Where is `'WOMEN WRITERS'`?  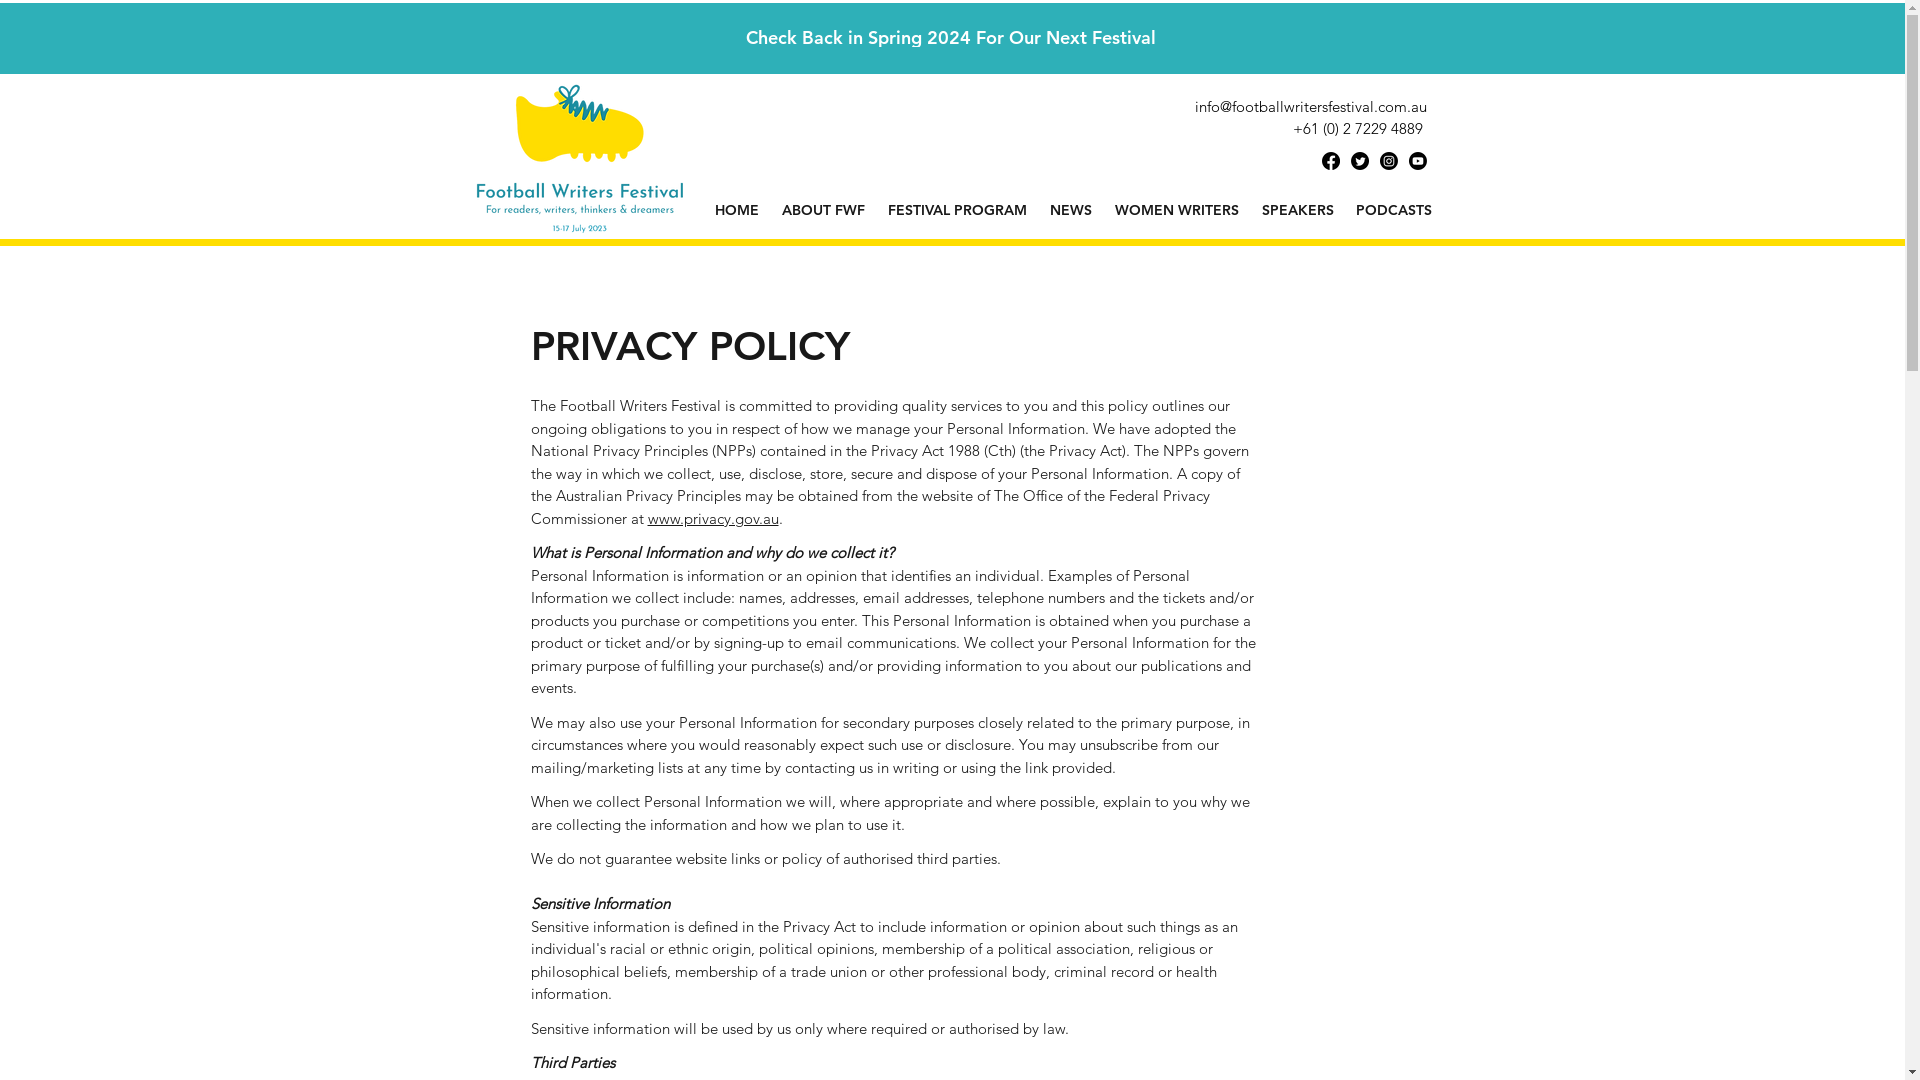 'WOMEN WRITERS' is located at coordinates (1177, 209).